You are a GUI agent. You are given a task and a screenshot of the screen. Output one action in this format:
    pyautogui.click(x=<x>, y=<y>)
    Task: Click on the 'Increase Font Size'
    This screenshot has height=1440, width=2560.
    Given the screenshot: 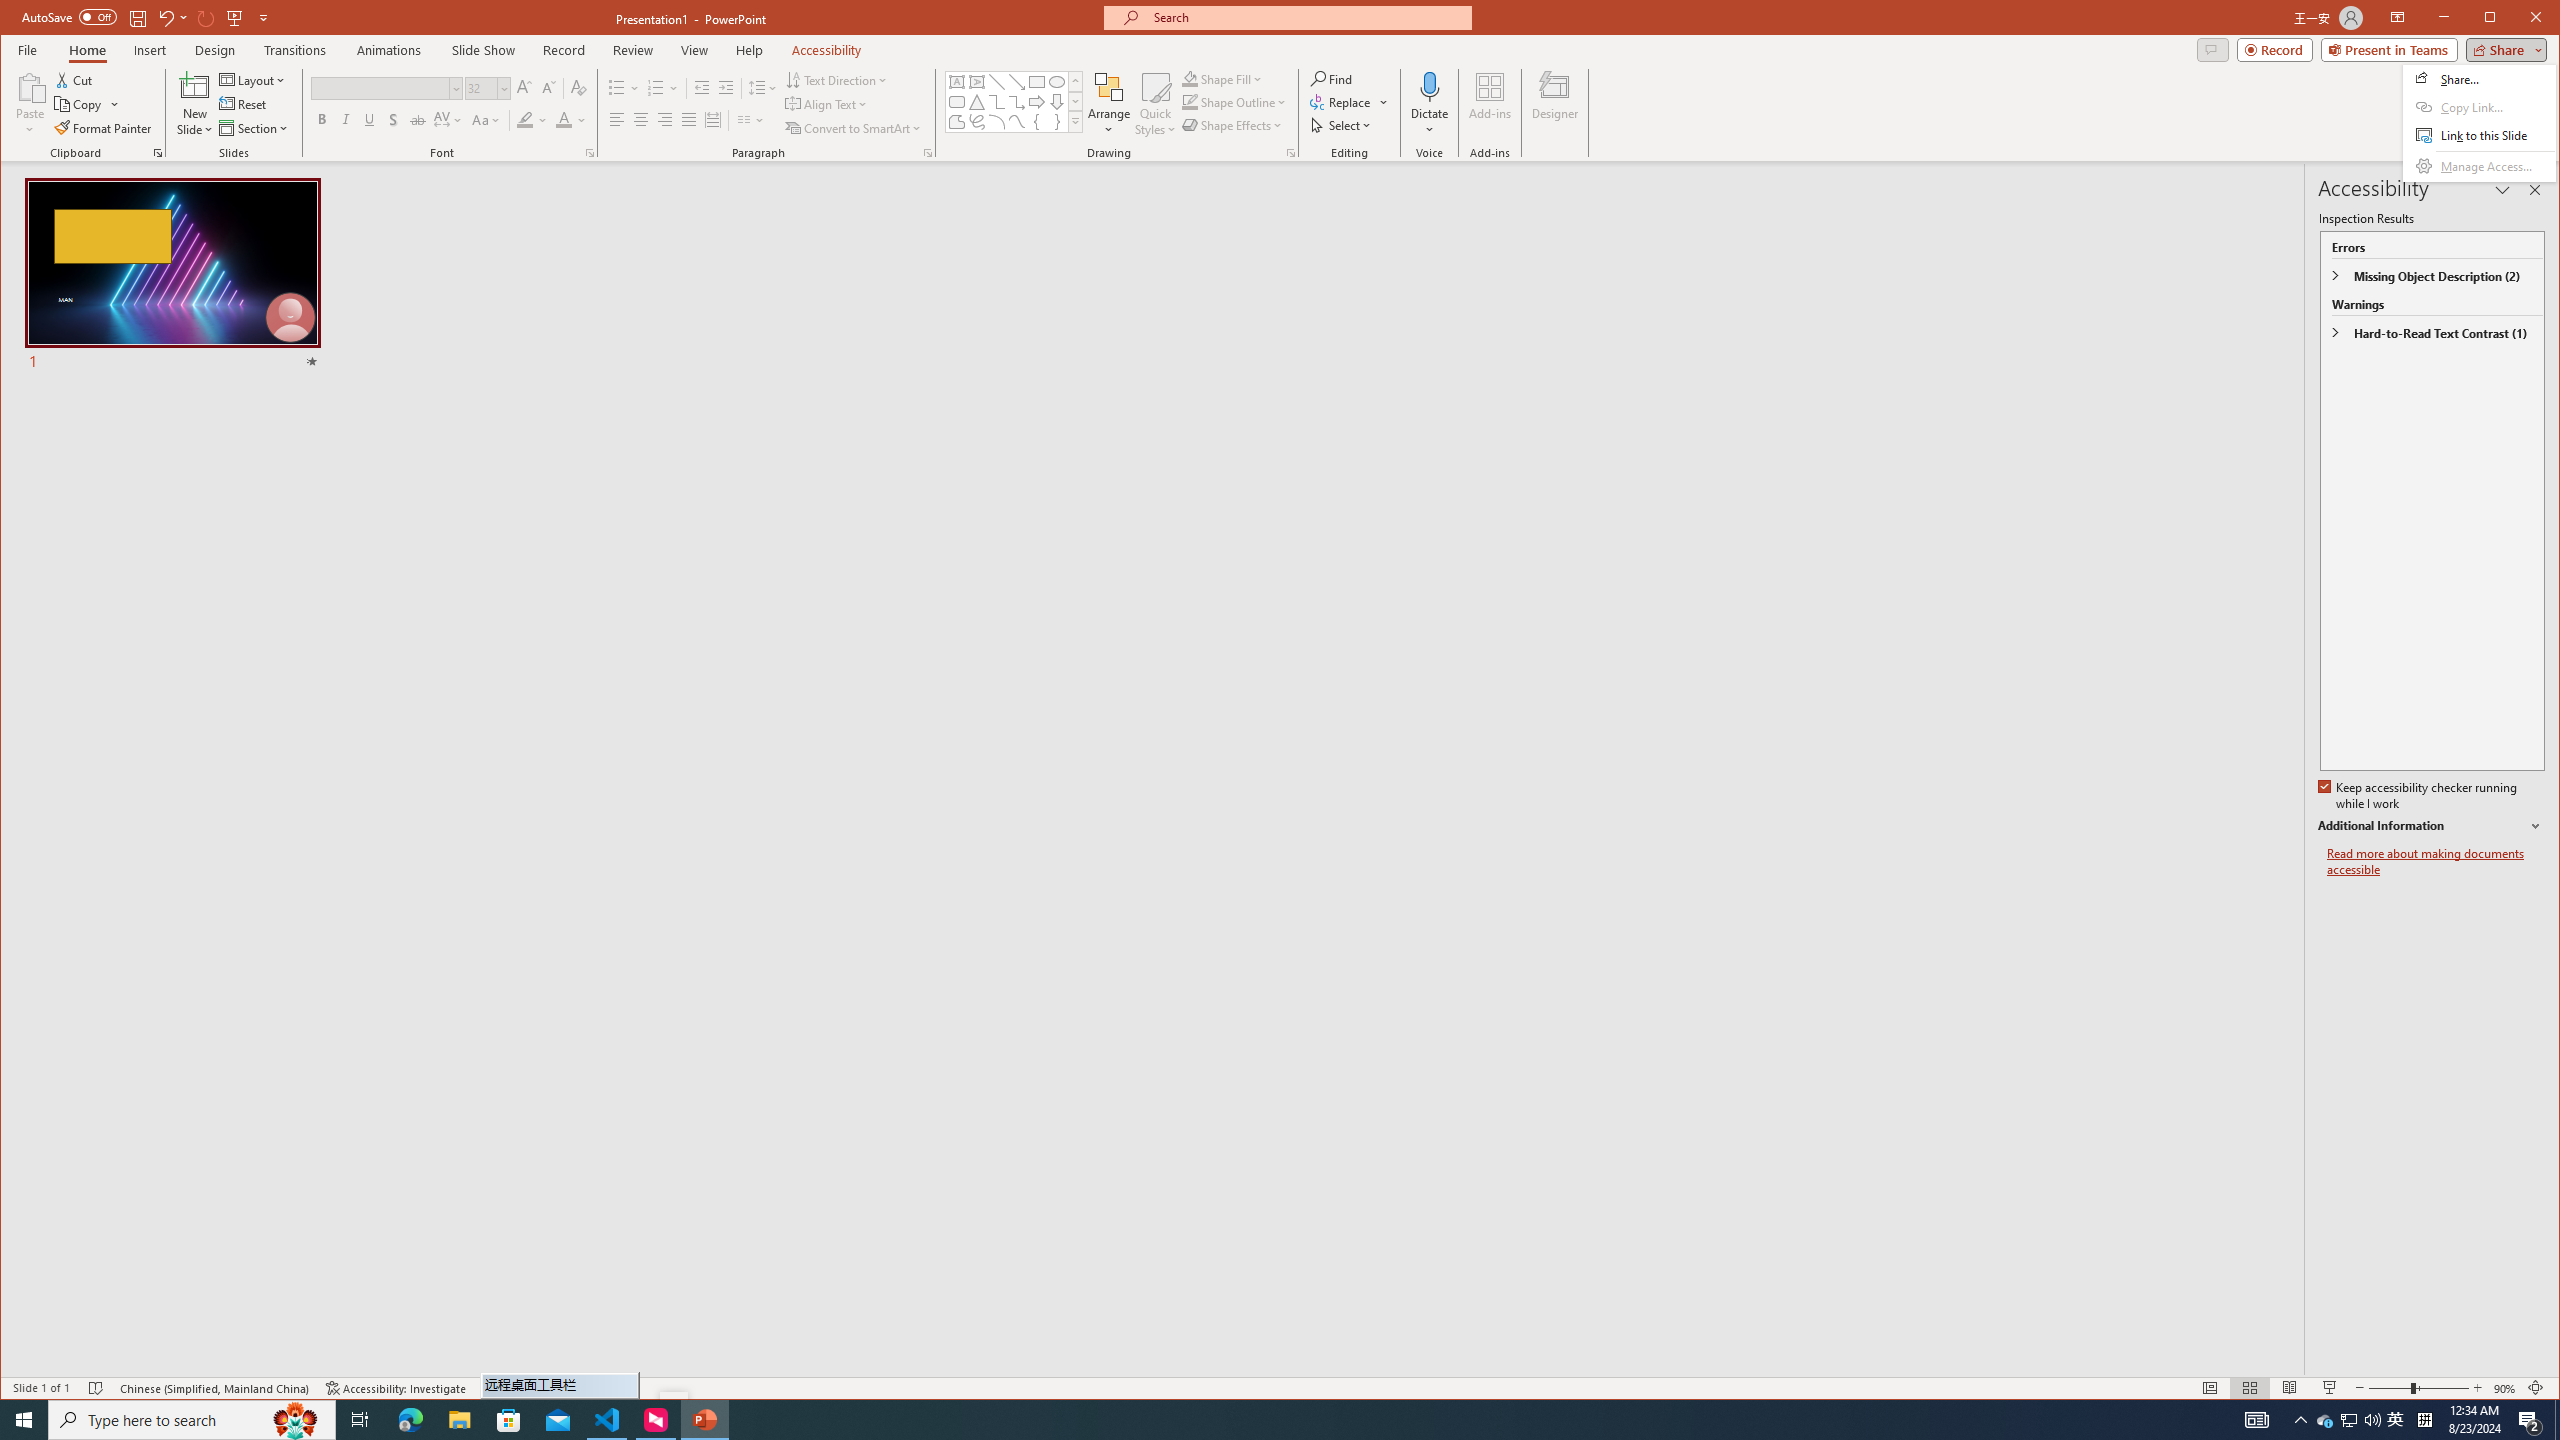 What is the action you would take?
    pyautogui.click(x=522, y=87)
    